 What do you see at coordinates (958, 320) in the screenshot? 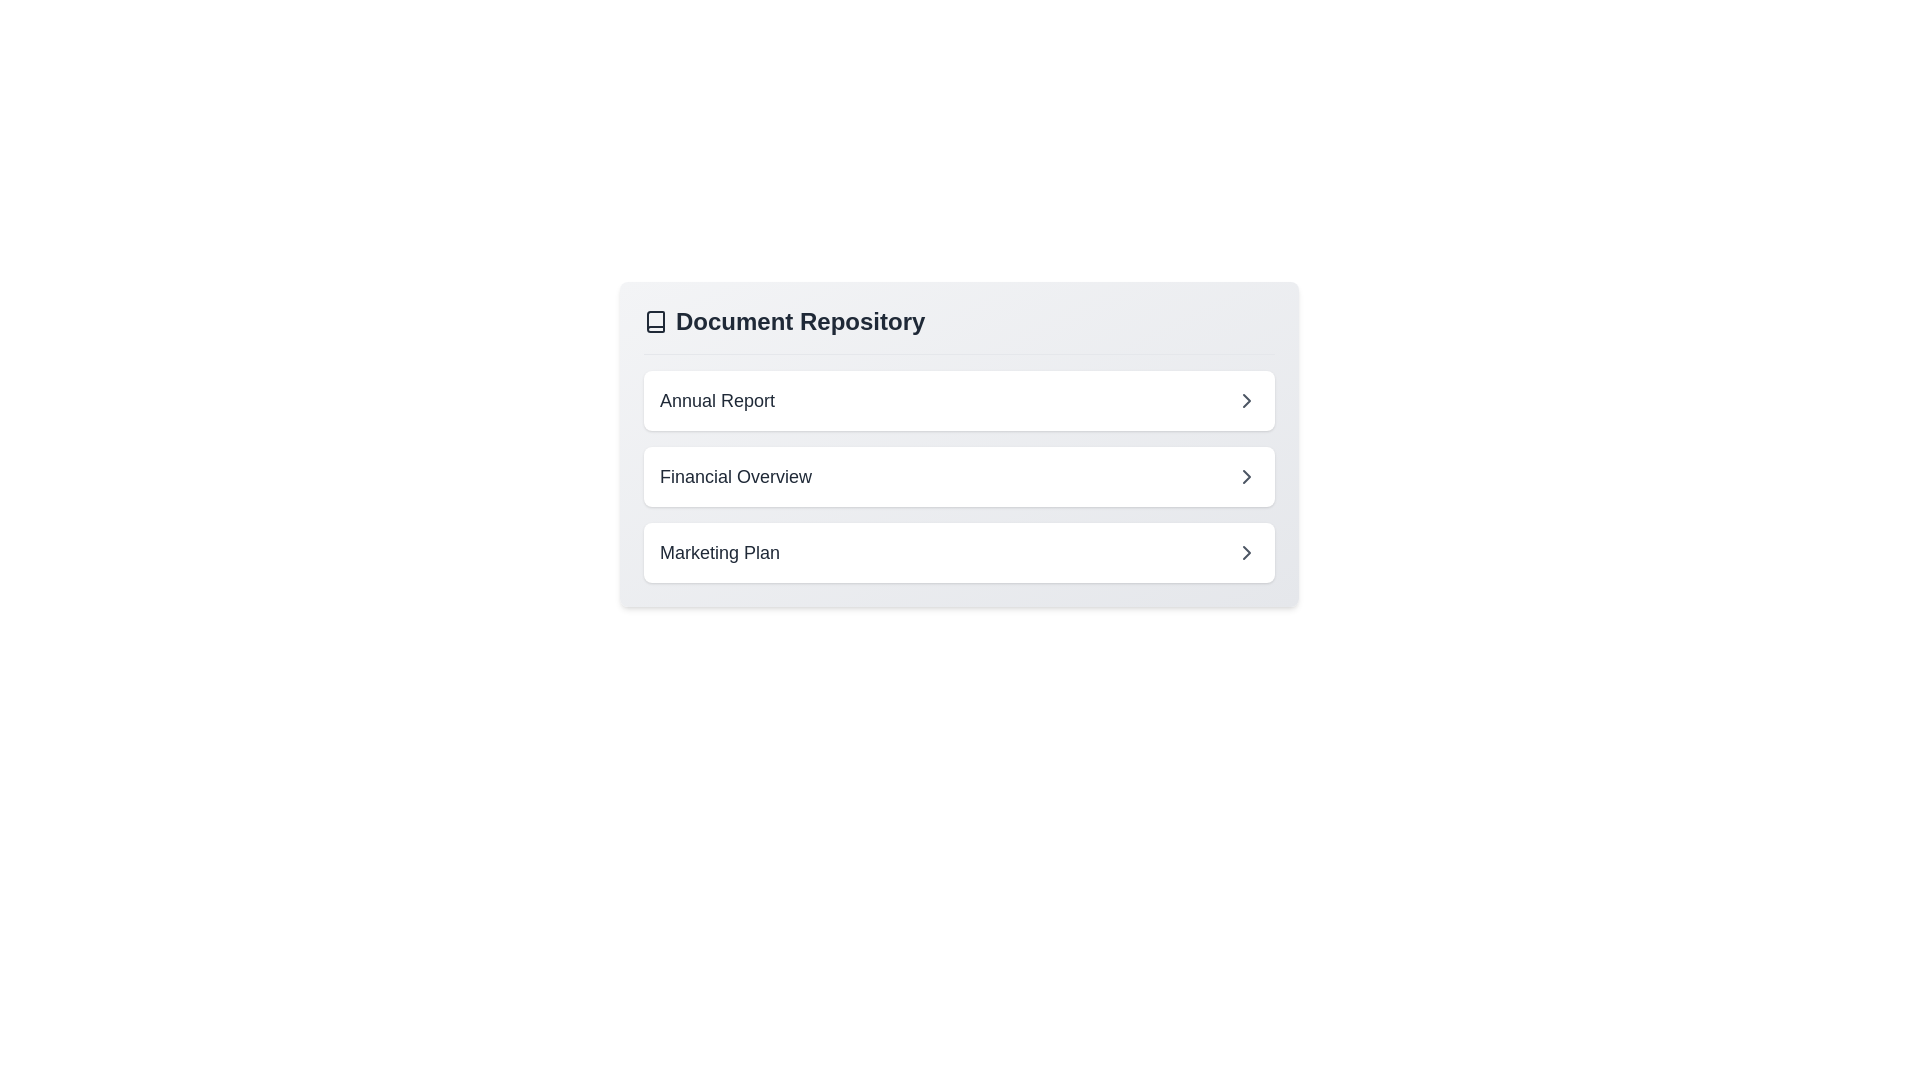
I see `the section represented` at bounding box center [958, 320].